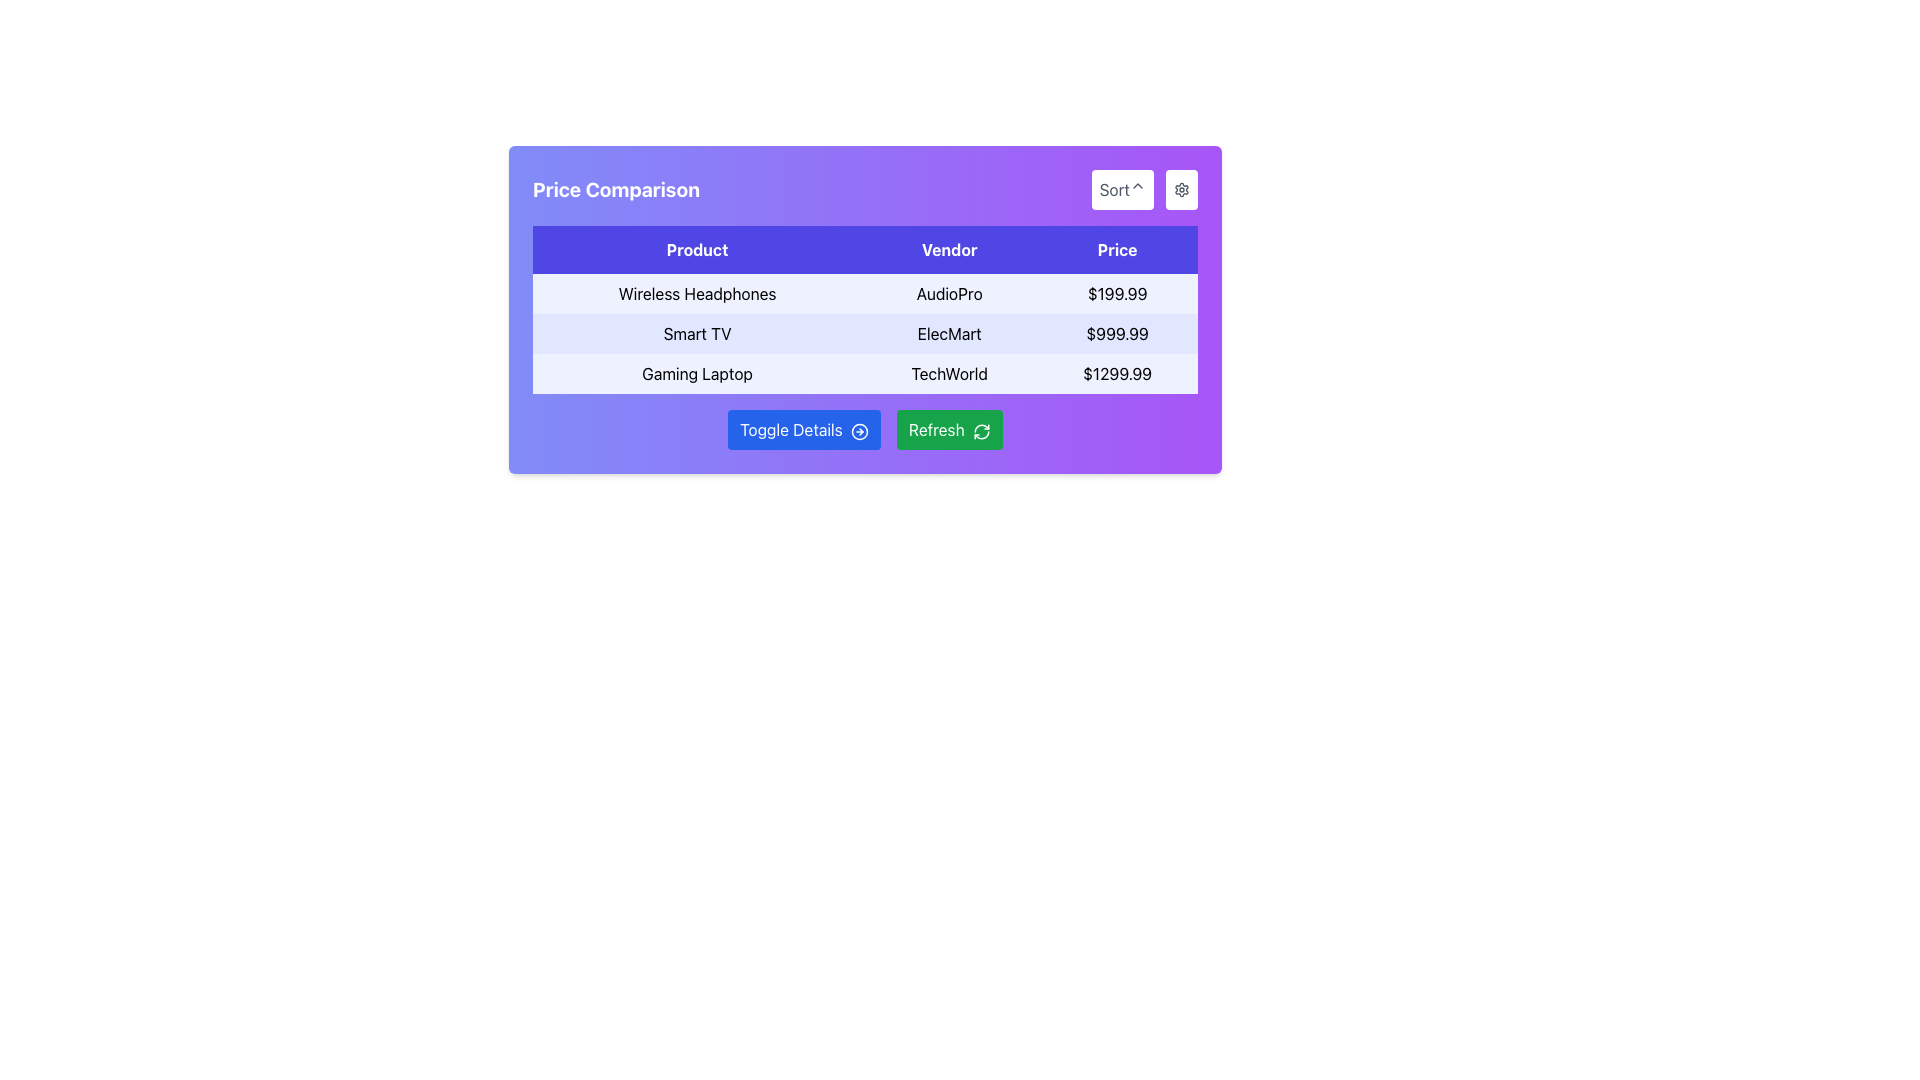 Image resolution: width=1920 pixels, height=1080 pixels. I want to click on the text label displaying 'Wireless Headphones' located in the 'Product' column of the 'Price Comparison' table, so click(697, 293).